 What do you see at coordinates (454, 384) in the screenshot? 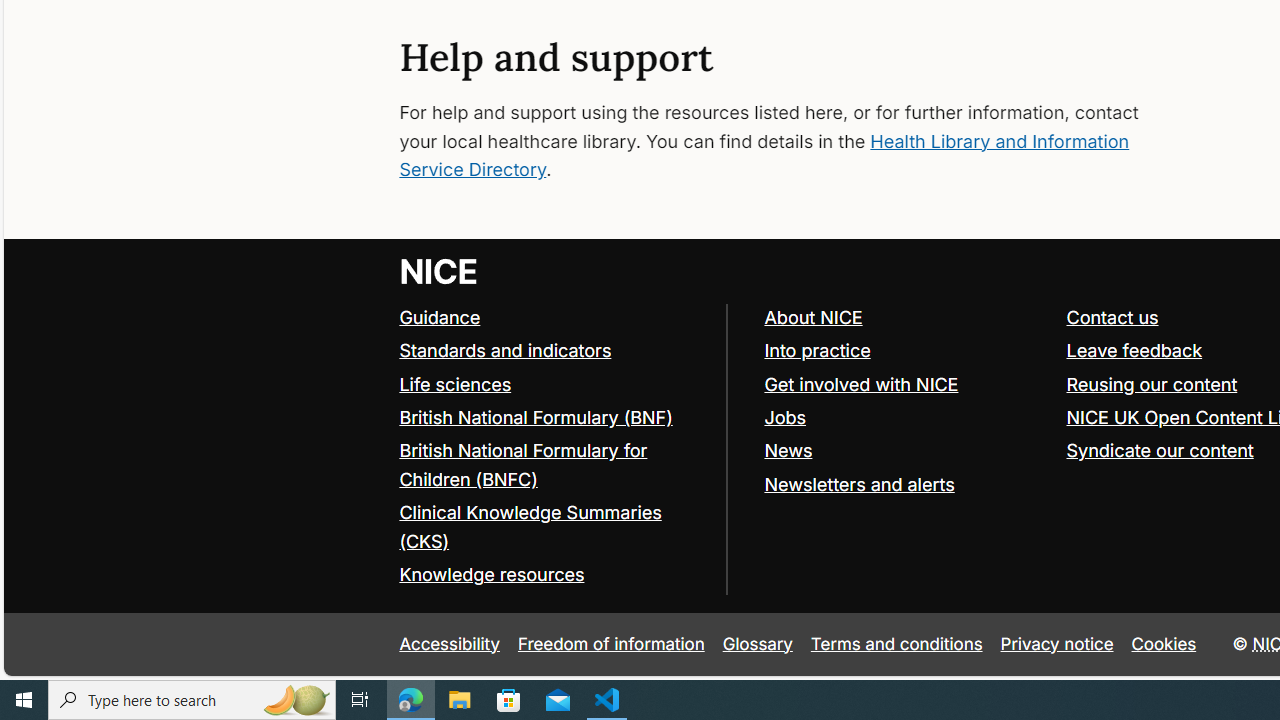
I see `'Life sciences'` at bounding box center [454, 384].